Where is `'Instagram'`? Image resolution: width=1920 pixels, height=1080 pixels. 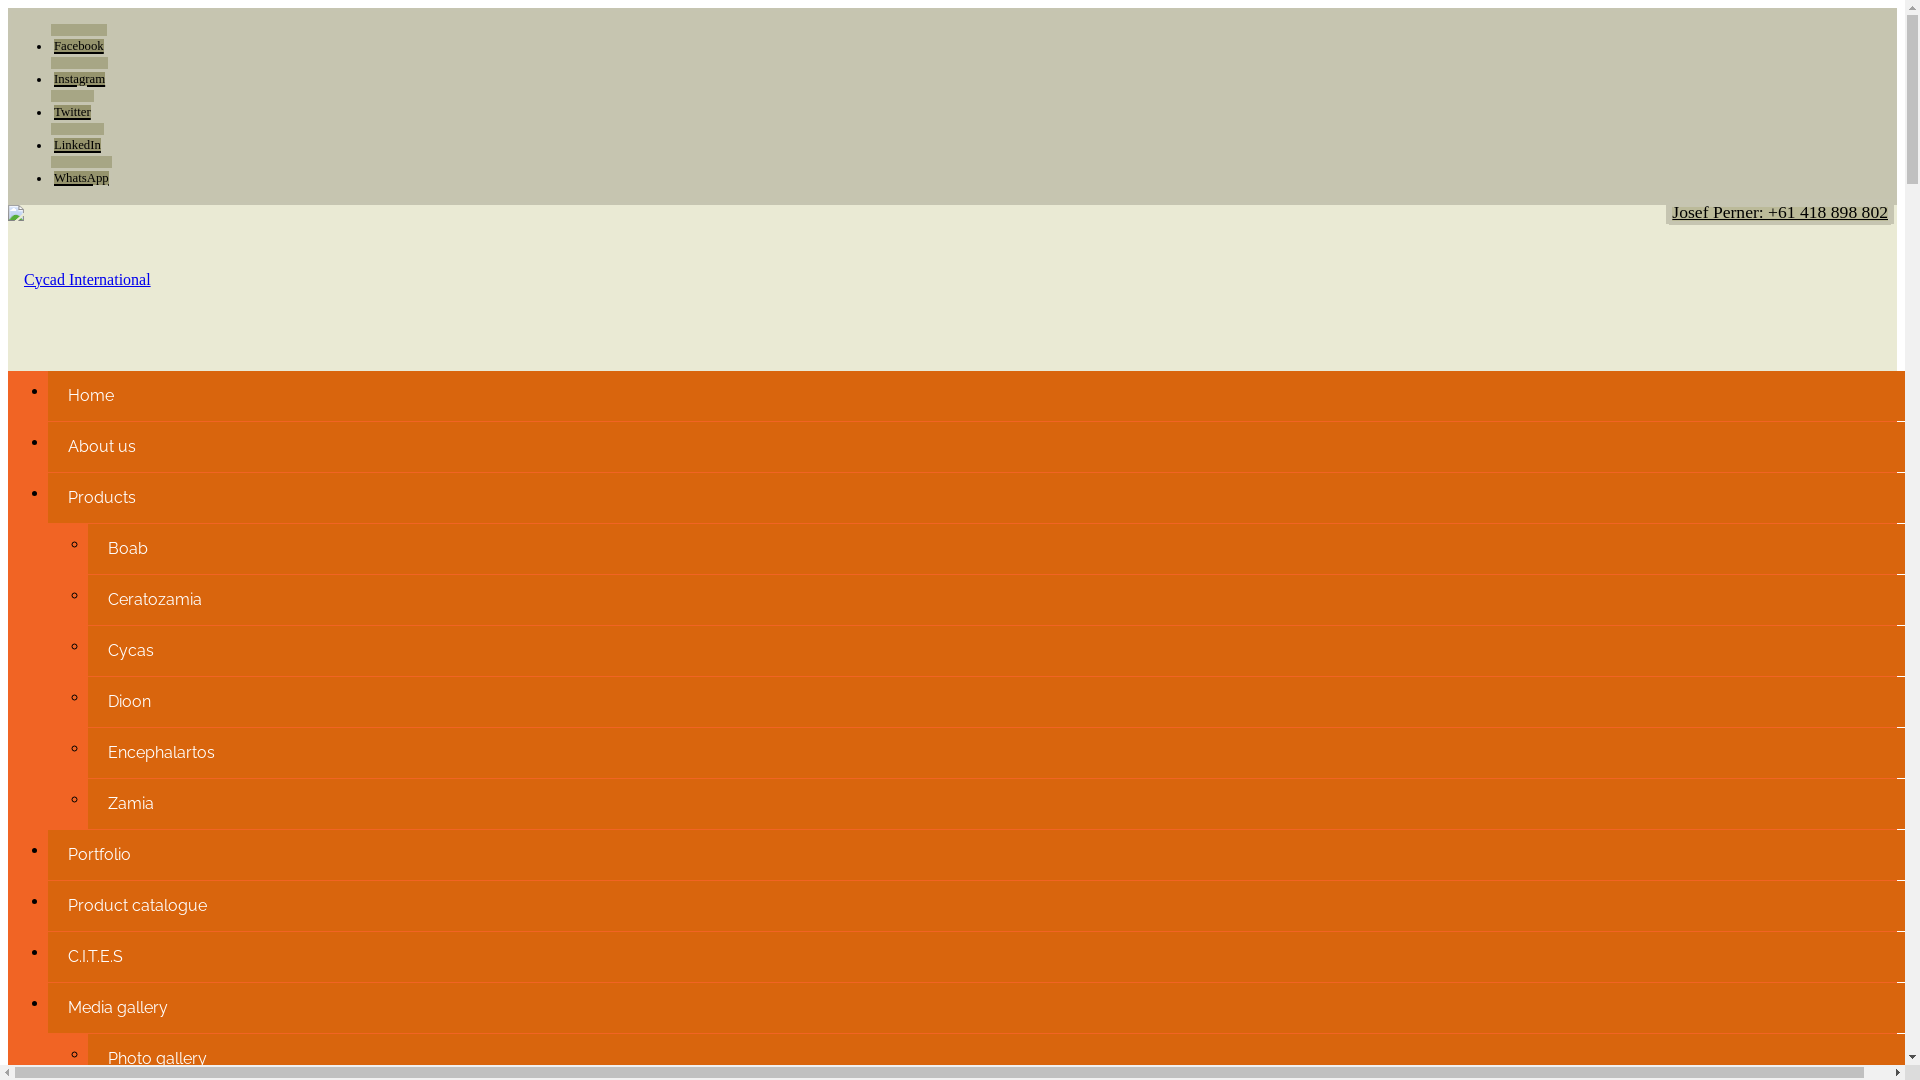 'Instagram' is located at coordinates (79, 72).